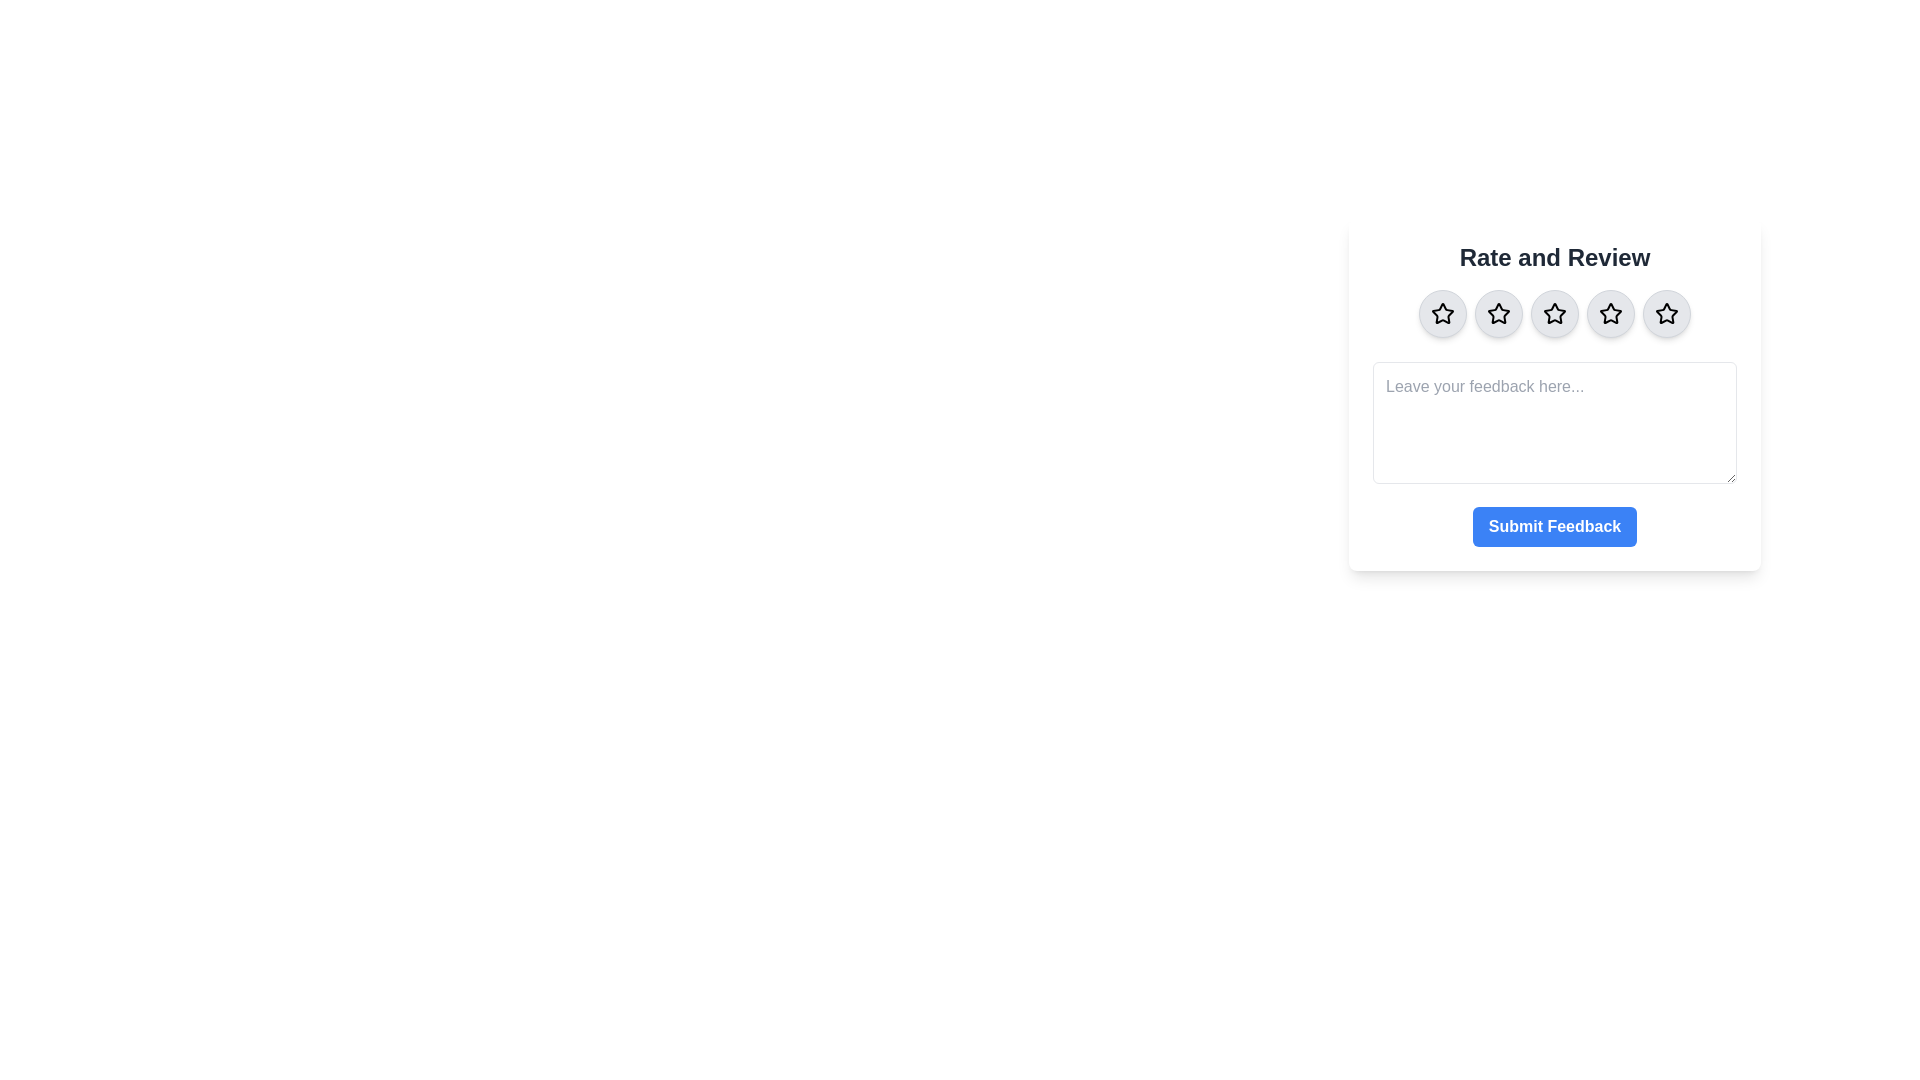 The height and width of the screenshot is (1080, 1920). I want to click on the first star rating button located in the feedback section under the title 'Rate and Review', so click(1443, 313).